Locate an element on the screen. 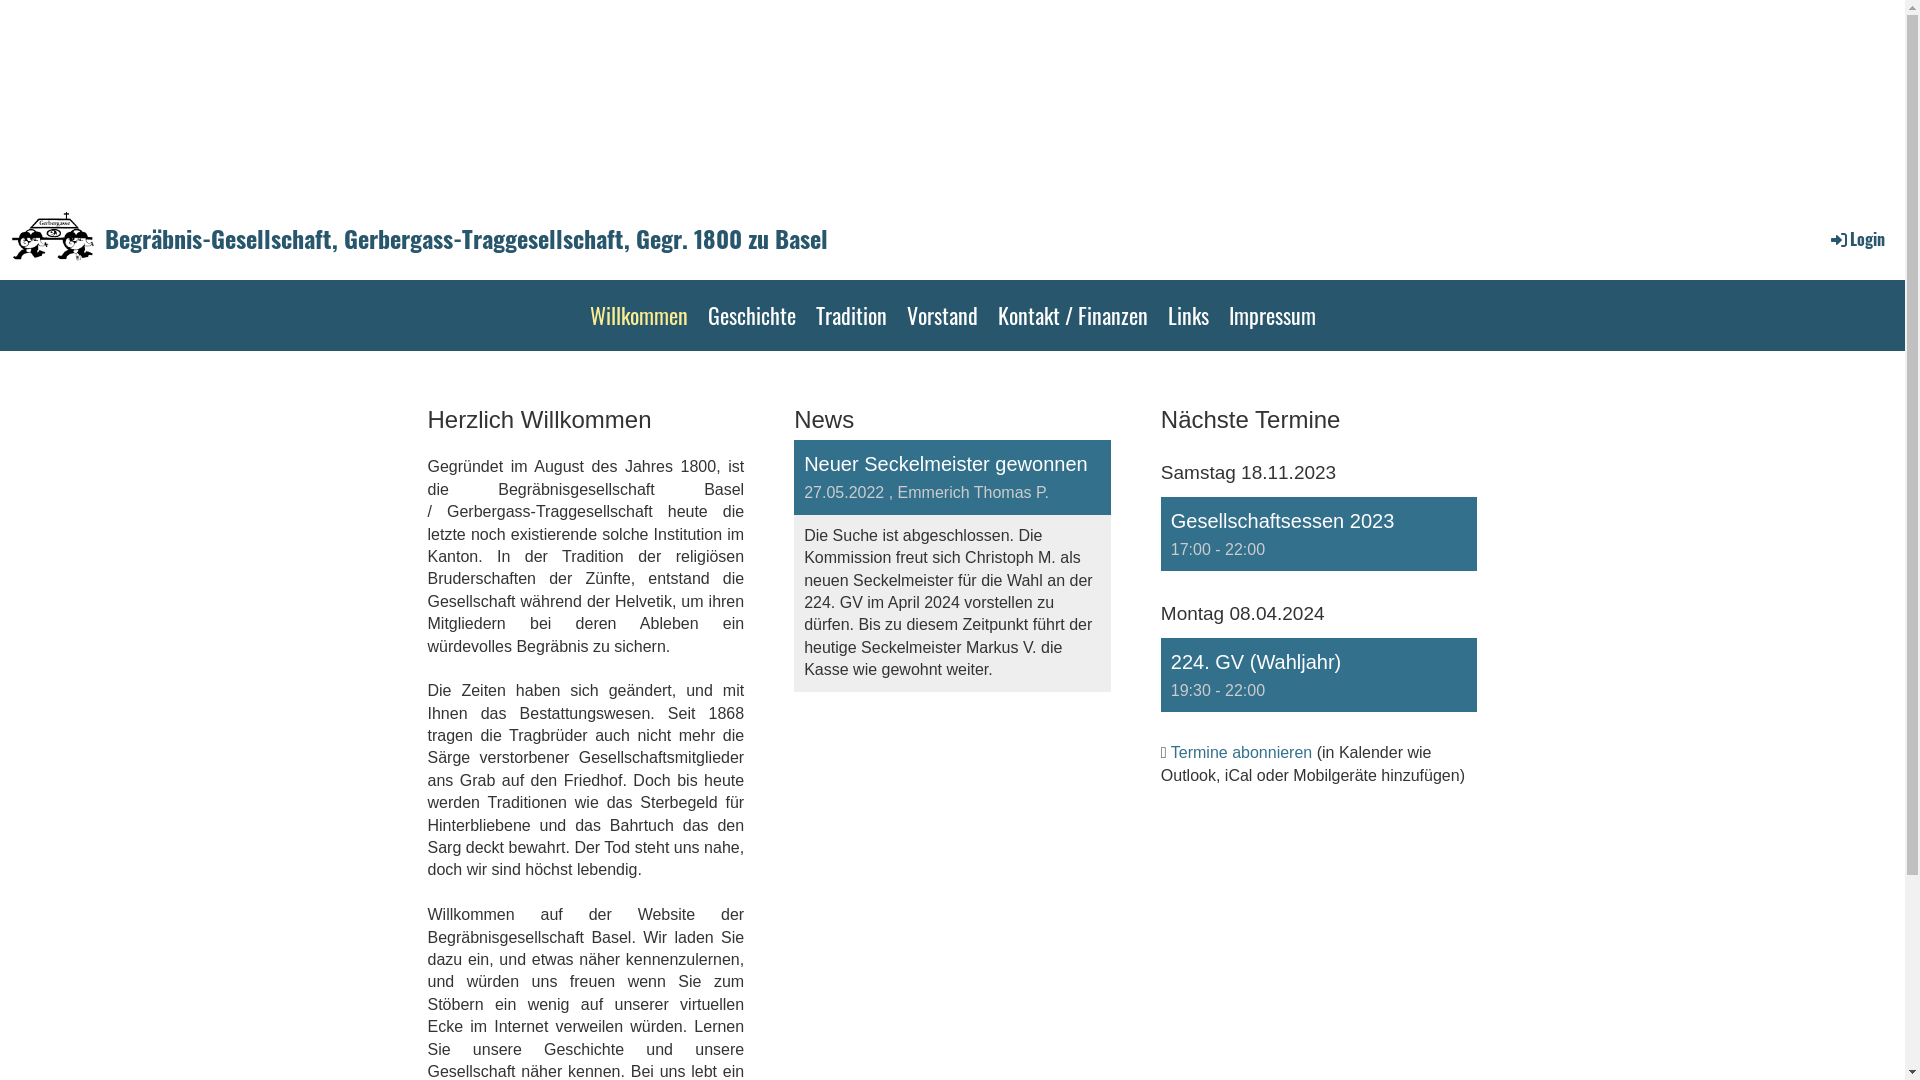 The image size is (1920, 1080). '224. GV (Wahljahr) is located at coordinates (1319, 675).